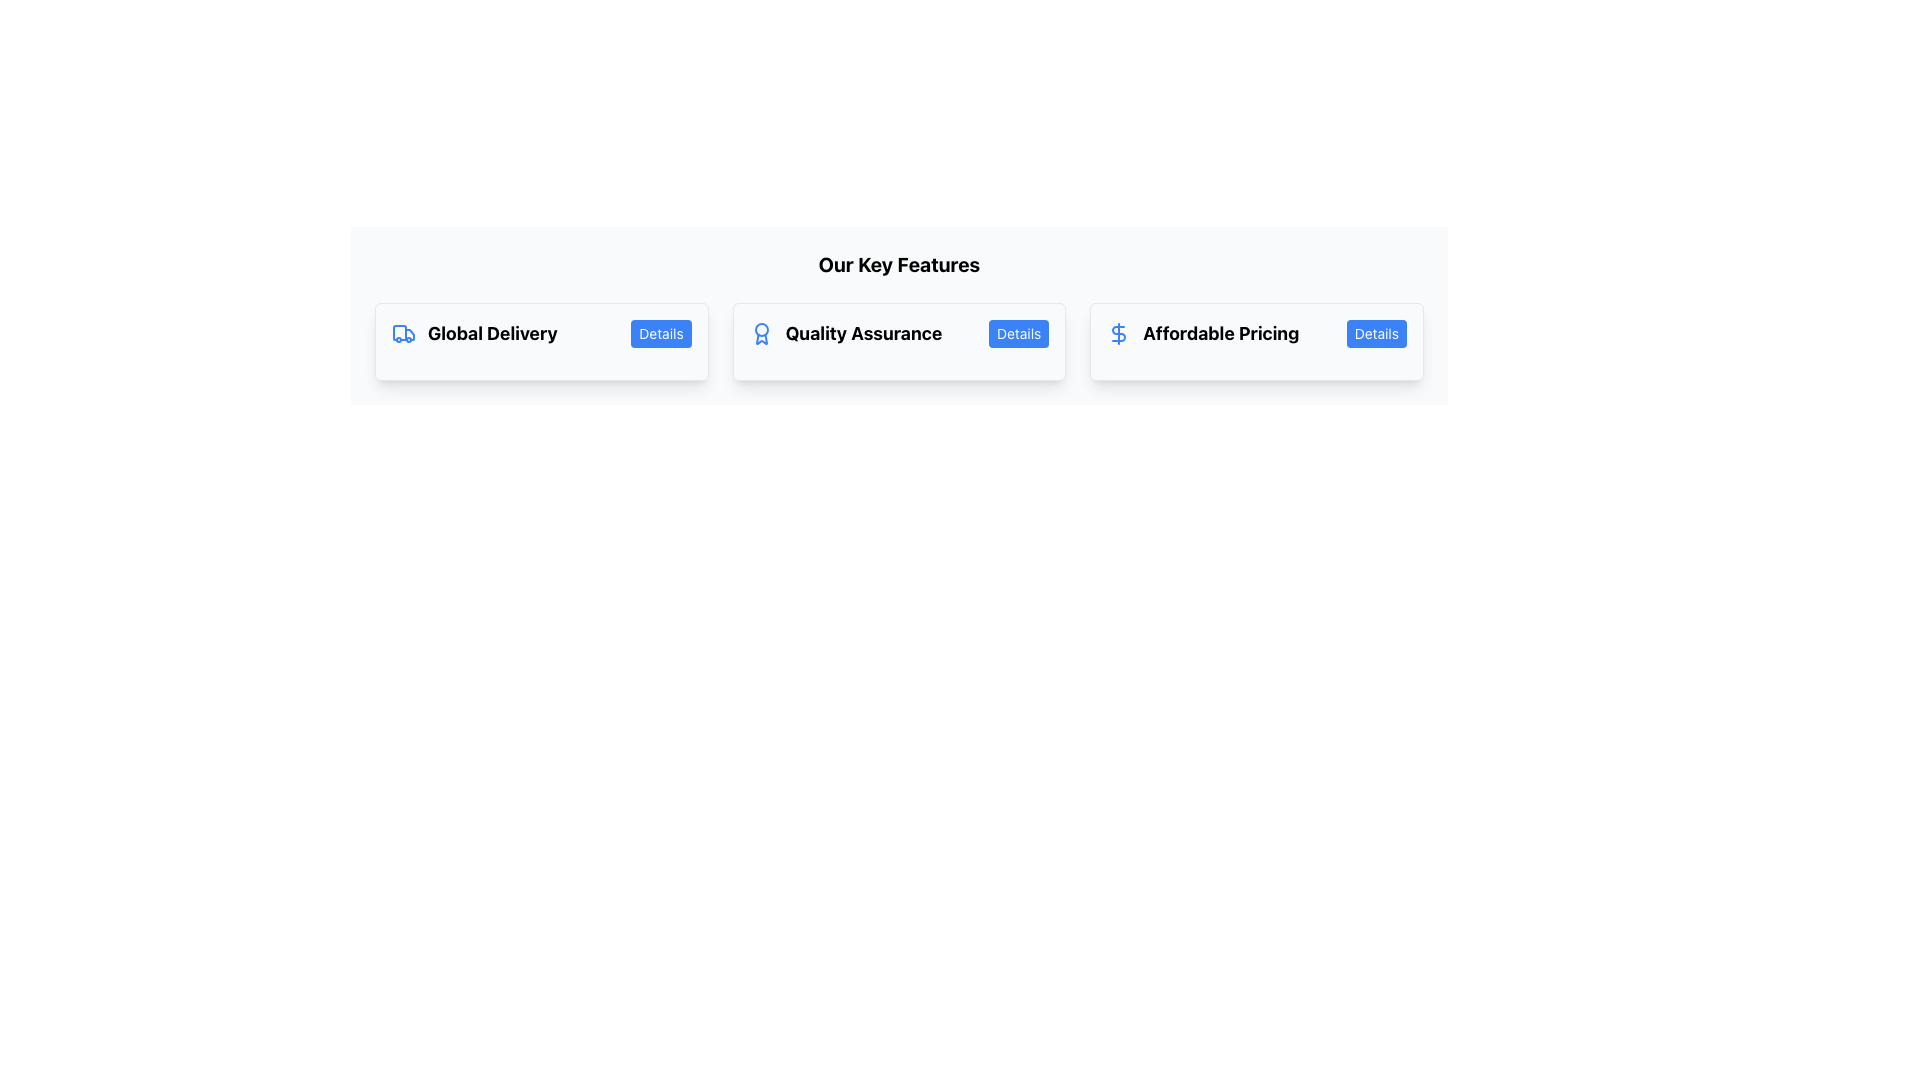  Describe the element at coordinates (1019, 333) in the screenshot. I see `the 'Details' button with a blue background and white text located in the top-right corner of the 'Quality Assurance' card` at that location.